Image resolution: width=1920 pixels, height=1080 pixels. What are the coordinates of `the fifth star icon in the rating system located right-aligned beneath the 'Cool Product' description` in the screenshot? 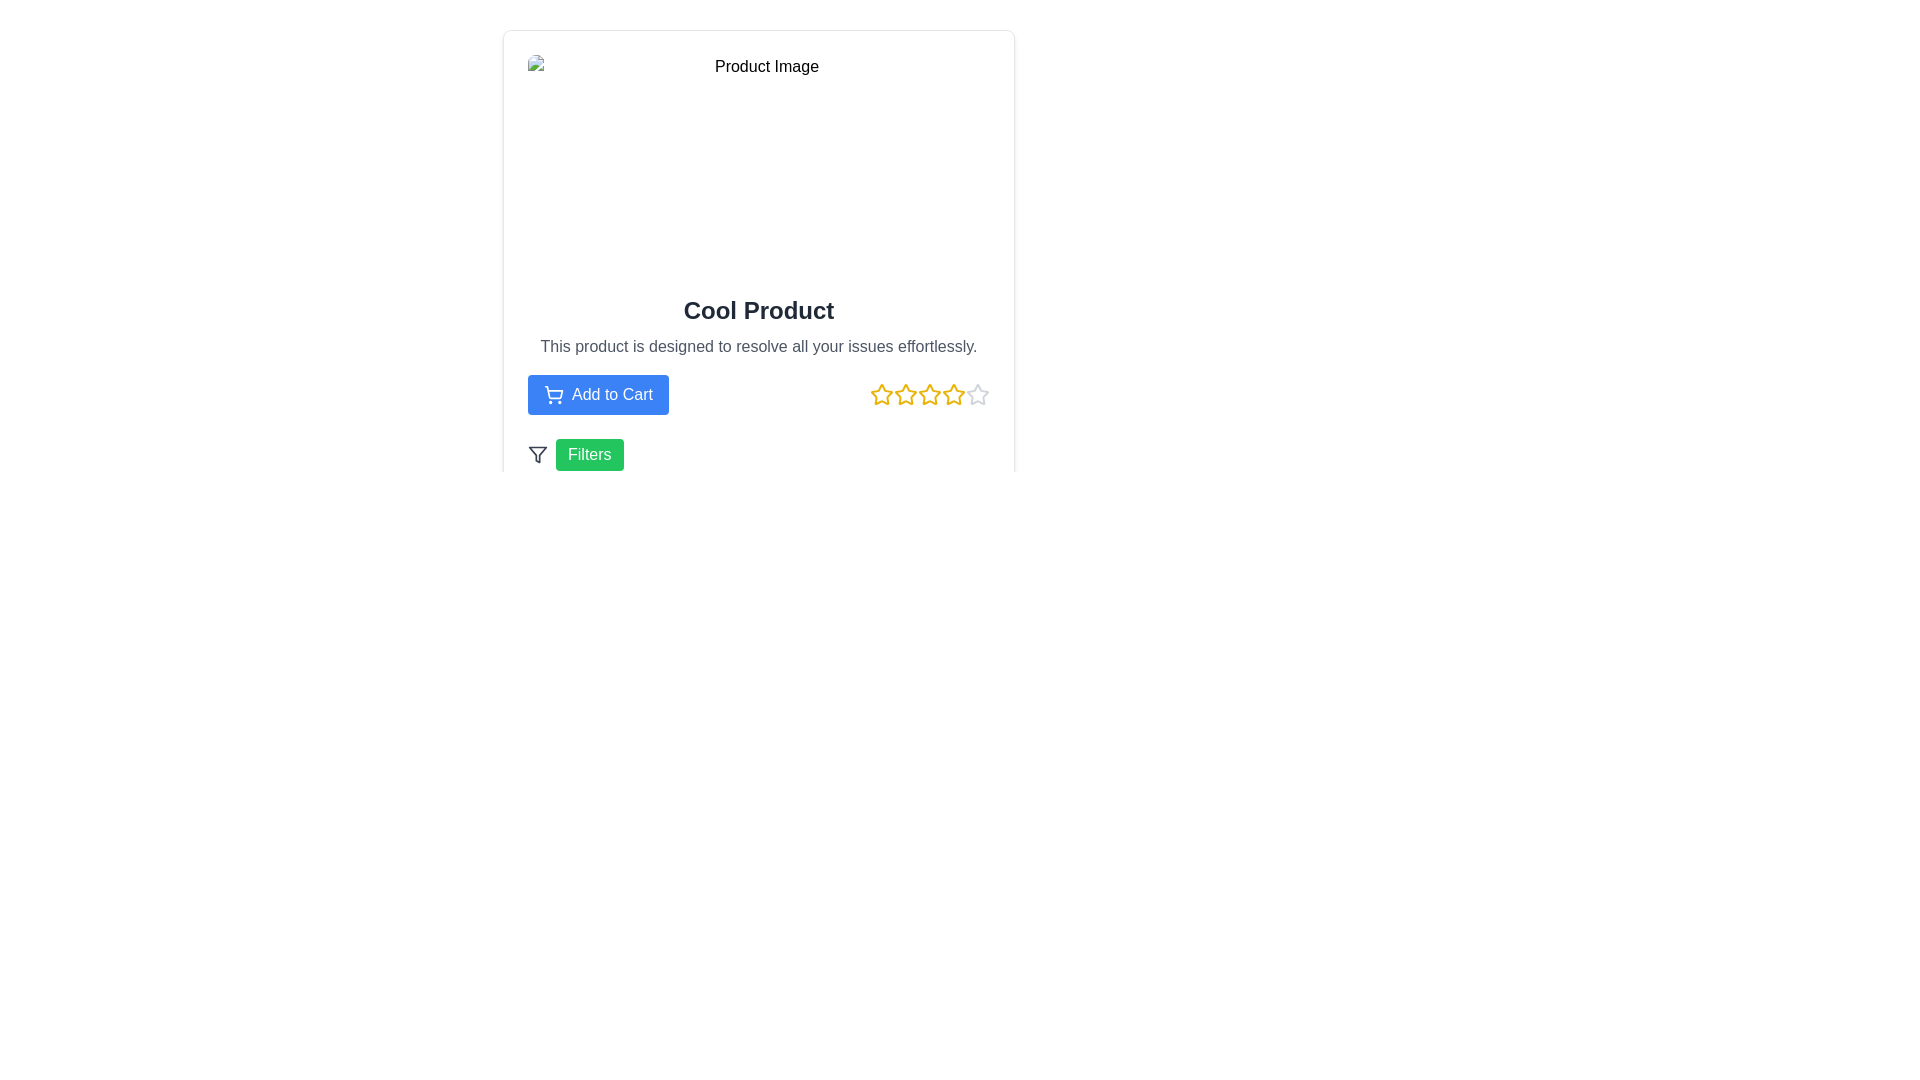 It's located at (953, 394).